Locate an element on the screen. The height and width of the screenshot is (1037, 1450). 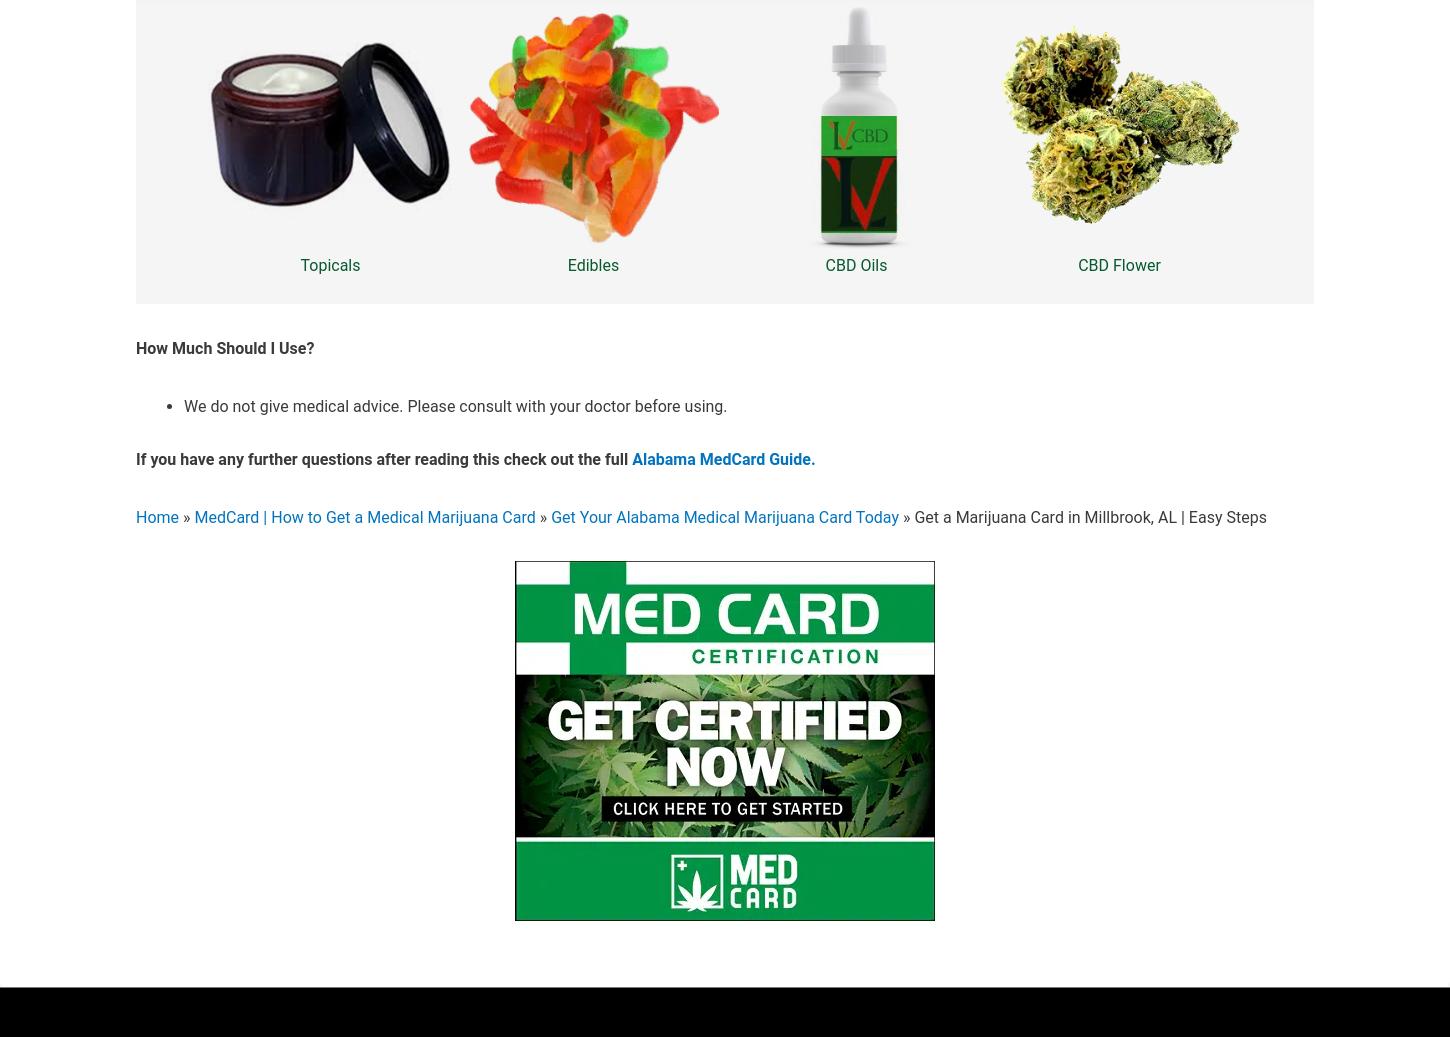
'CBD Flower' is located at coordinates (1117, 264).